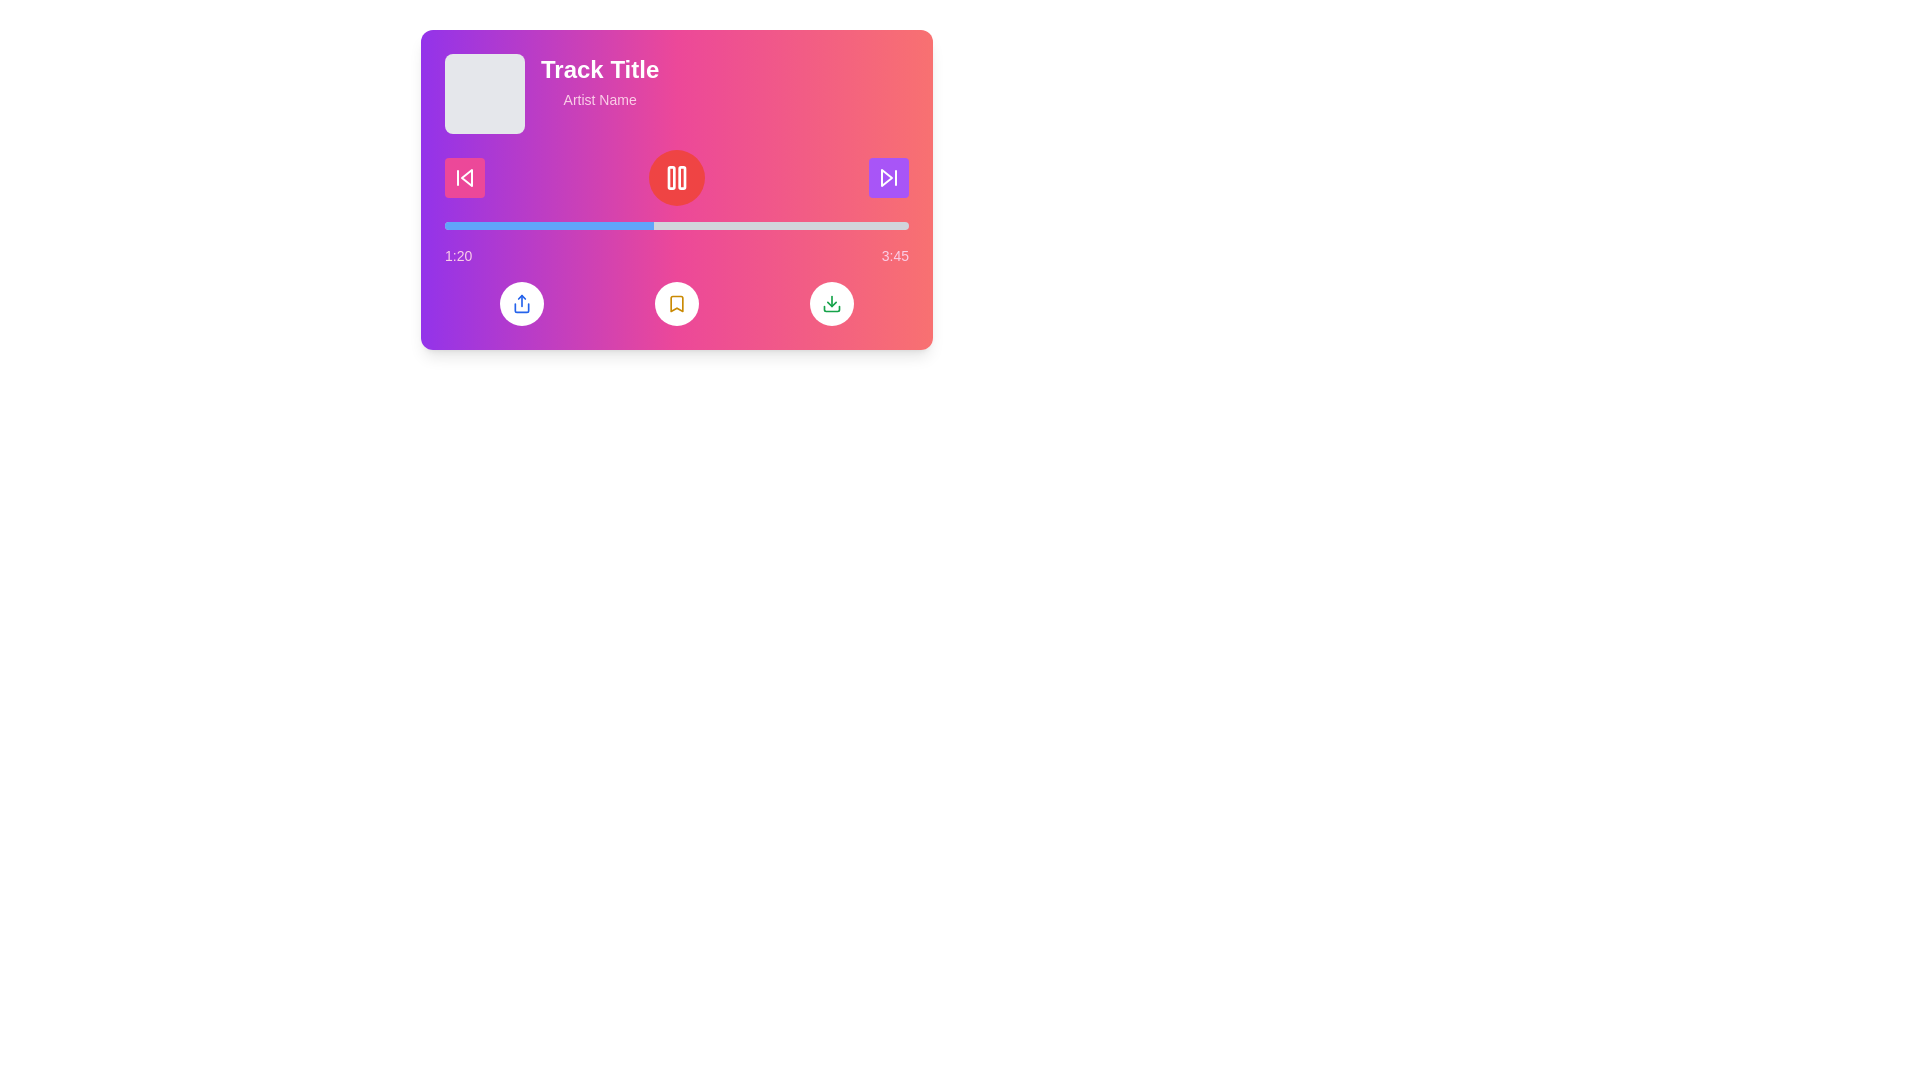  I want to click on playback progress, so click(482, 225).